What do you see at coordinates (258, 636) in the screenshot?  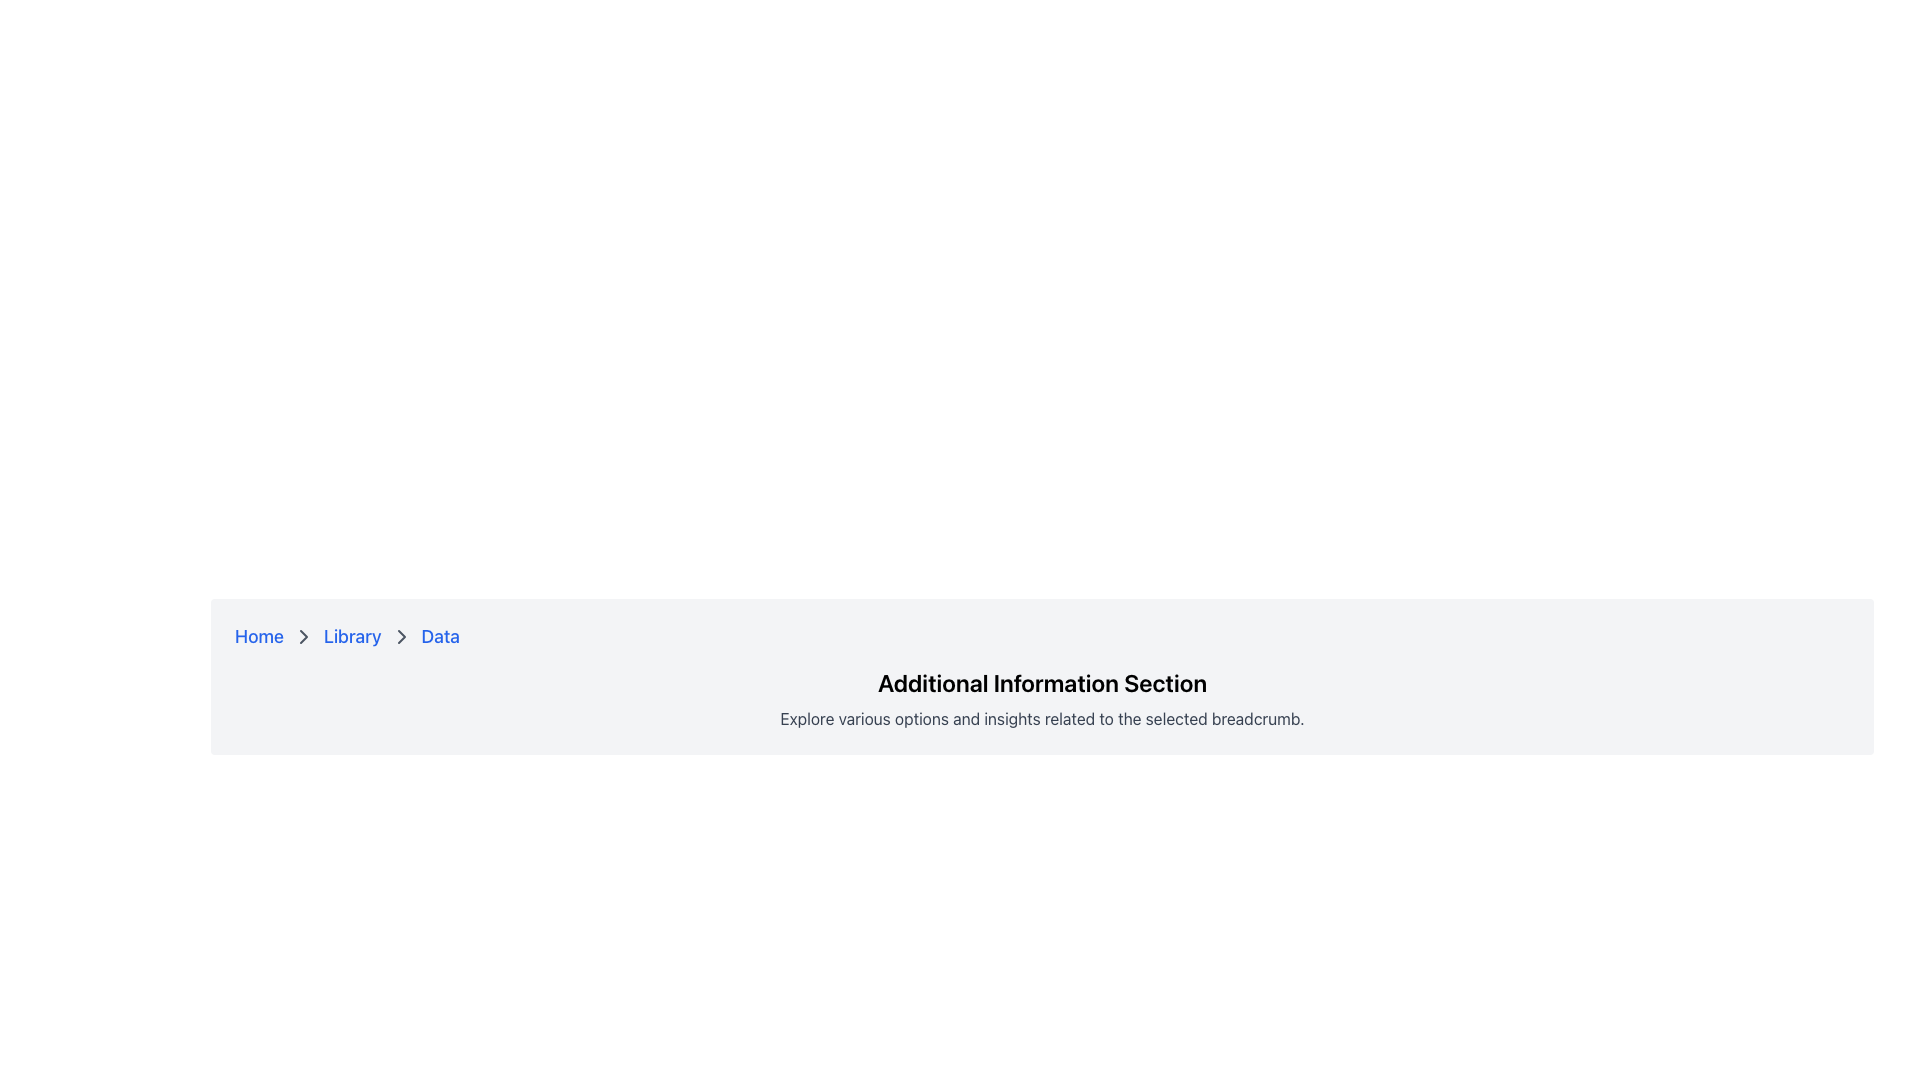 I see `the breadcrumb navigation link that redirects to the home page to trigger a color change` at bounding box center [258, 636].